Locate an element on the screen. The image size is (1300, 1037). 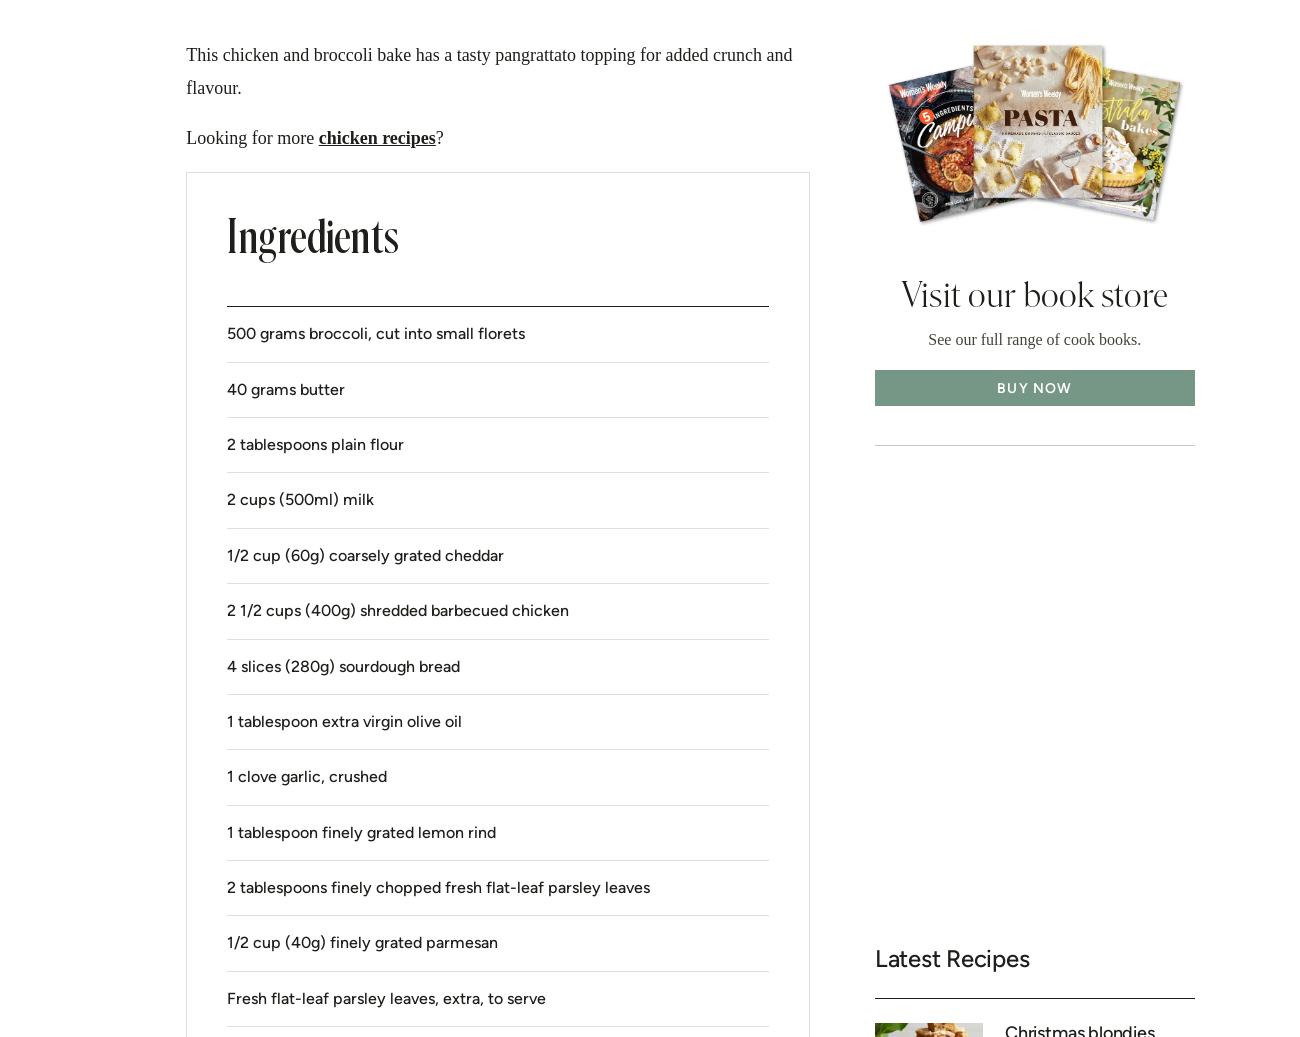
'1 tablespoon extra virgin olive oil' is located at coordinates (343, 720).